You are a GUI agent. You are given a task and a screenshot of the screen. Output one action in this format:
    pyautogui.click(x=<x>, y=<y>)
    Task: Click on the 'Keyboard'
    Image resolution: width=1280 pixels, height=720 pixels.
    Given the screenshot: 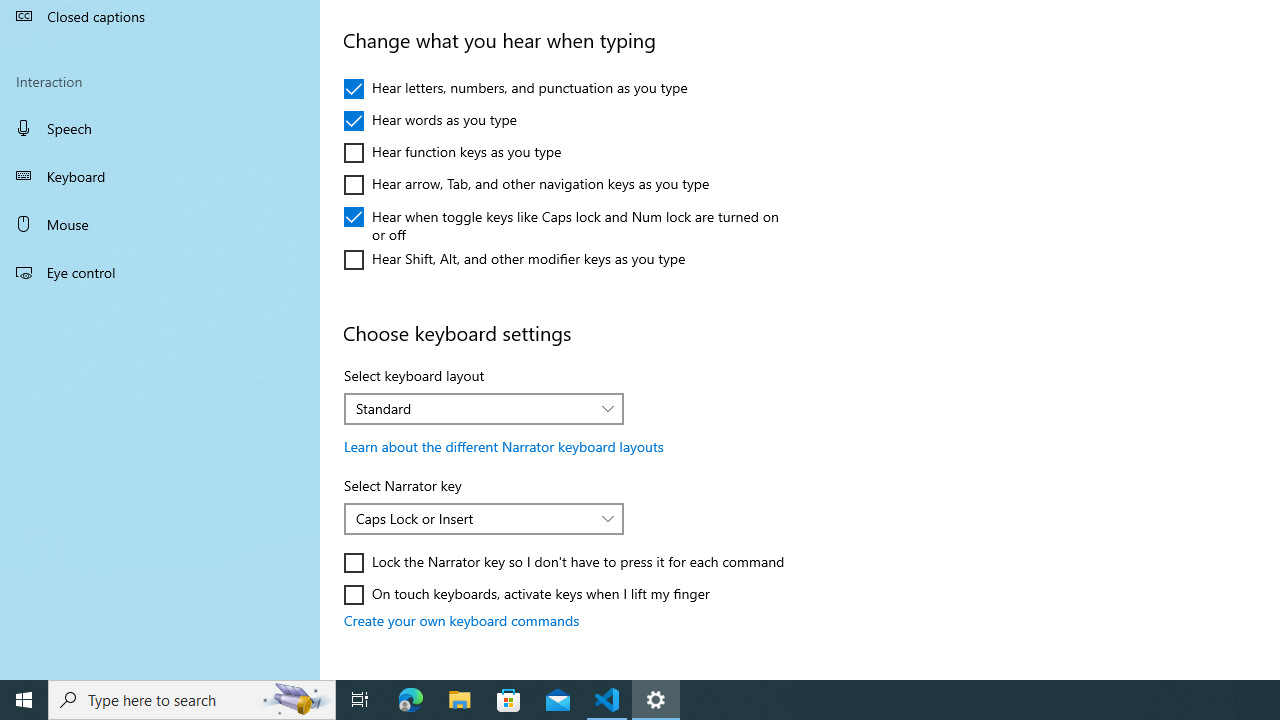 What is the action you would take?
    pyautogui.click(x=160, y=175)
    